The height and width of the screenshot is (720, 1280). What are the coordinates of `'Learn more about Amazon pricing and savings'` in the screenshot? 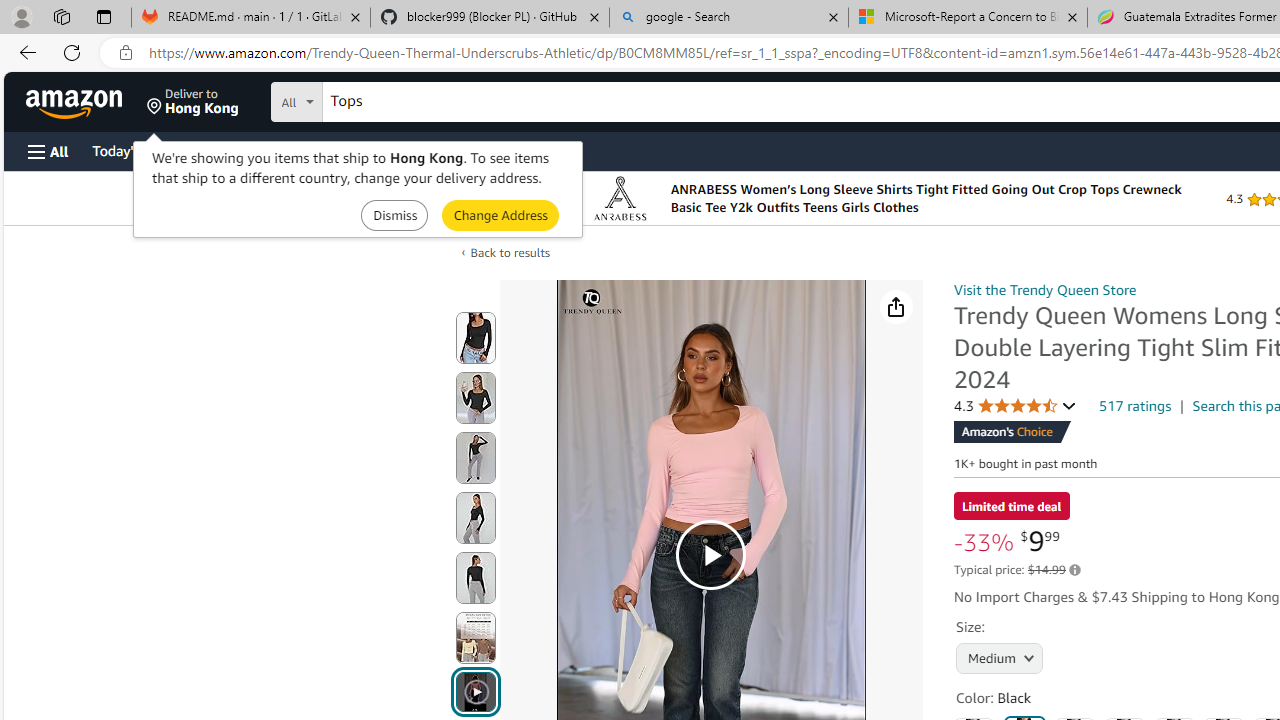 It's located at (1073, 570).